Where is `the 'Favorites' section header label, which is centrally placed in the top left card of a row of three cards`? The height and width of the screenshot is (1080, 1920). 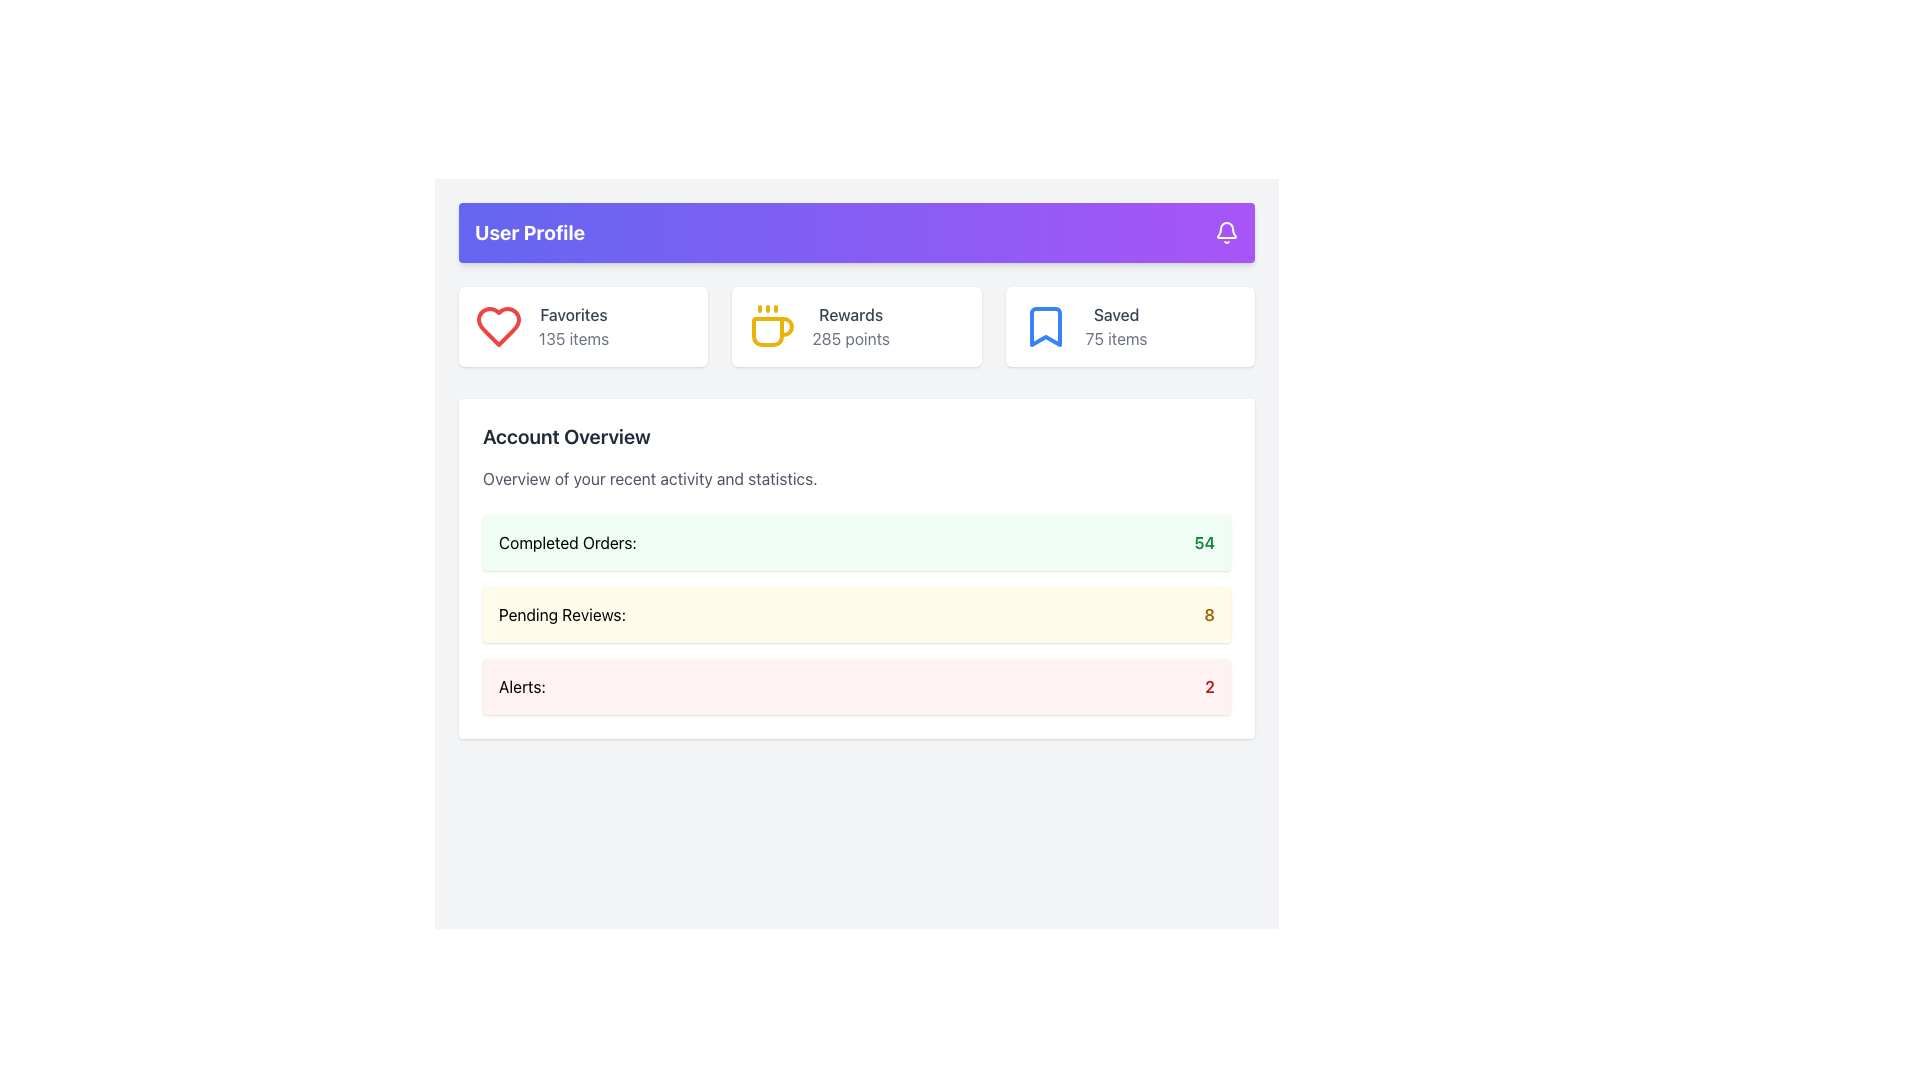
the 'Favorites' section header label, which is centrally placed in the top left card of a row of three cards is located at coordinates (573, 315).